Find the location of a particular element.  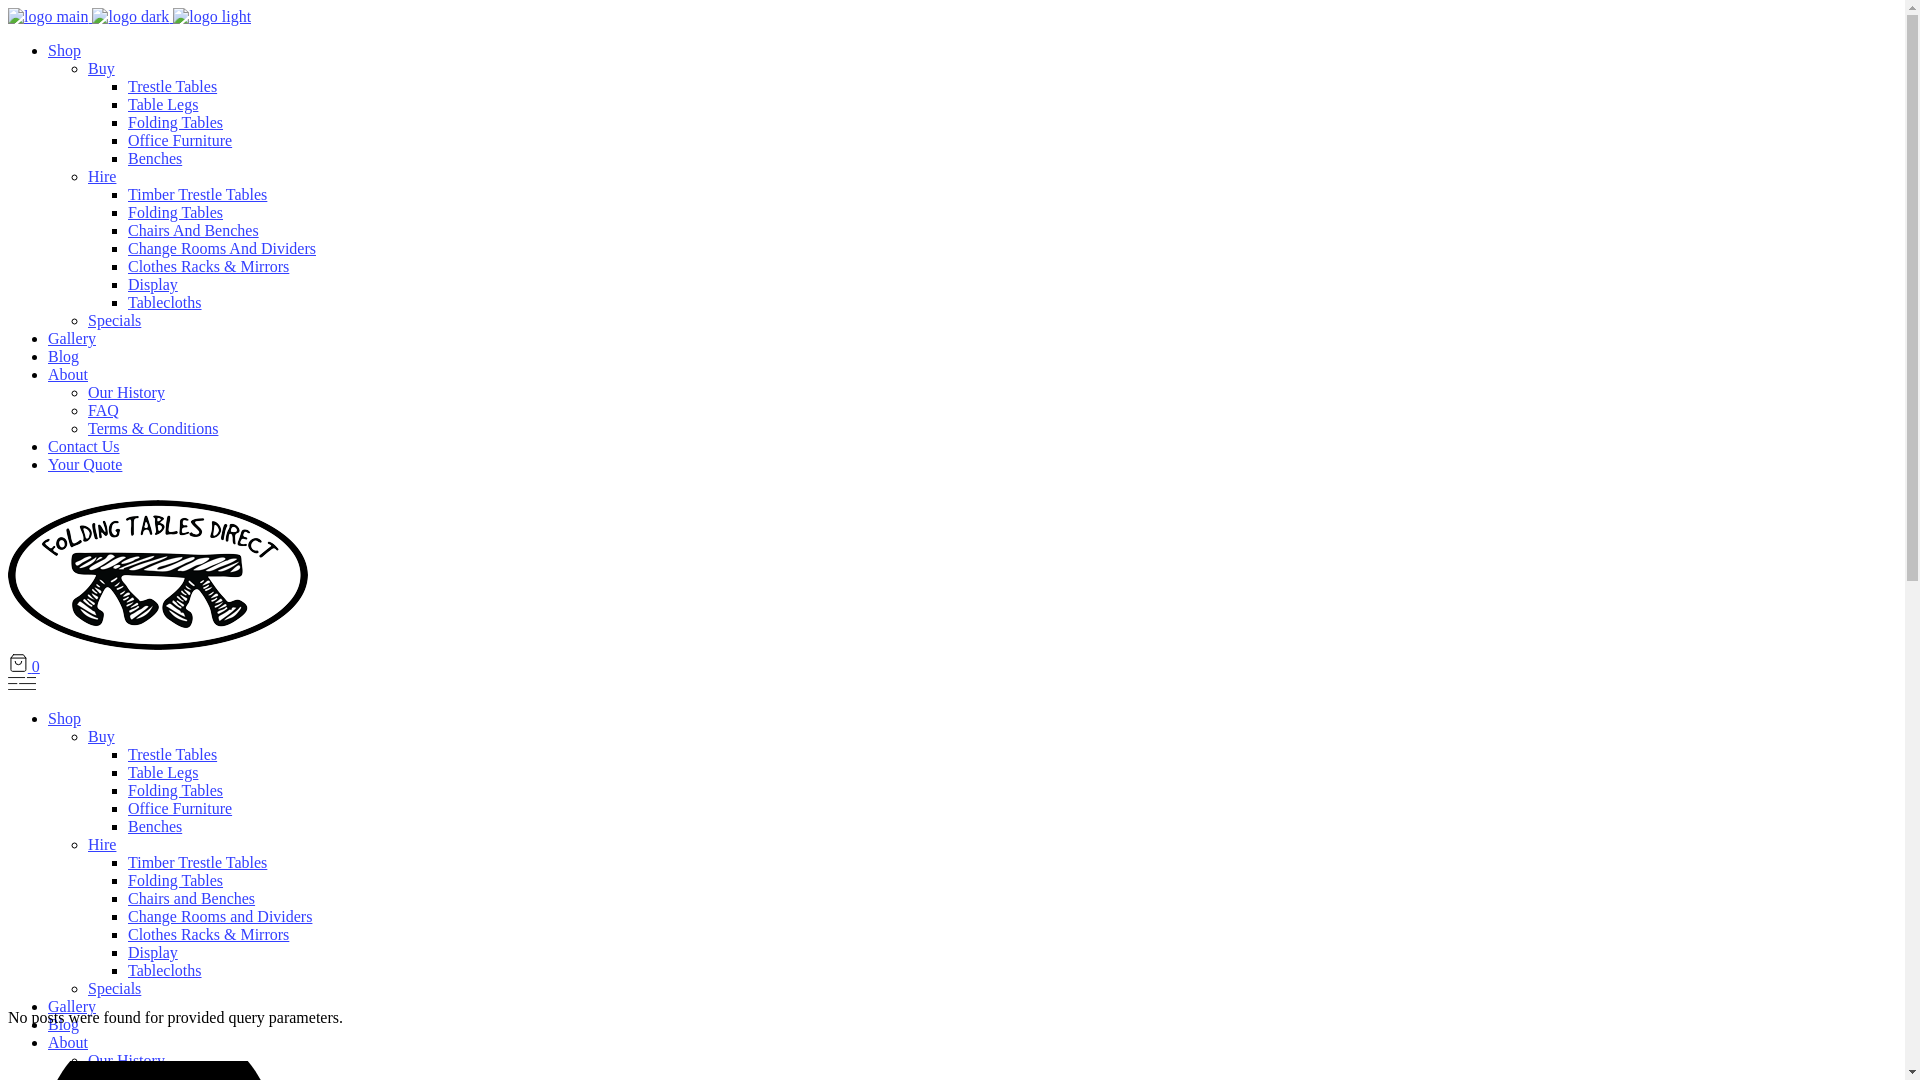

'Buy' is located at coordinates (86, 736).